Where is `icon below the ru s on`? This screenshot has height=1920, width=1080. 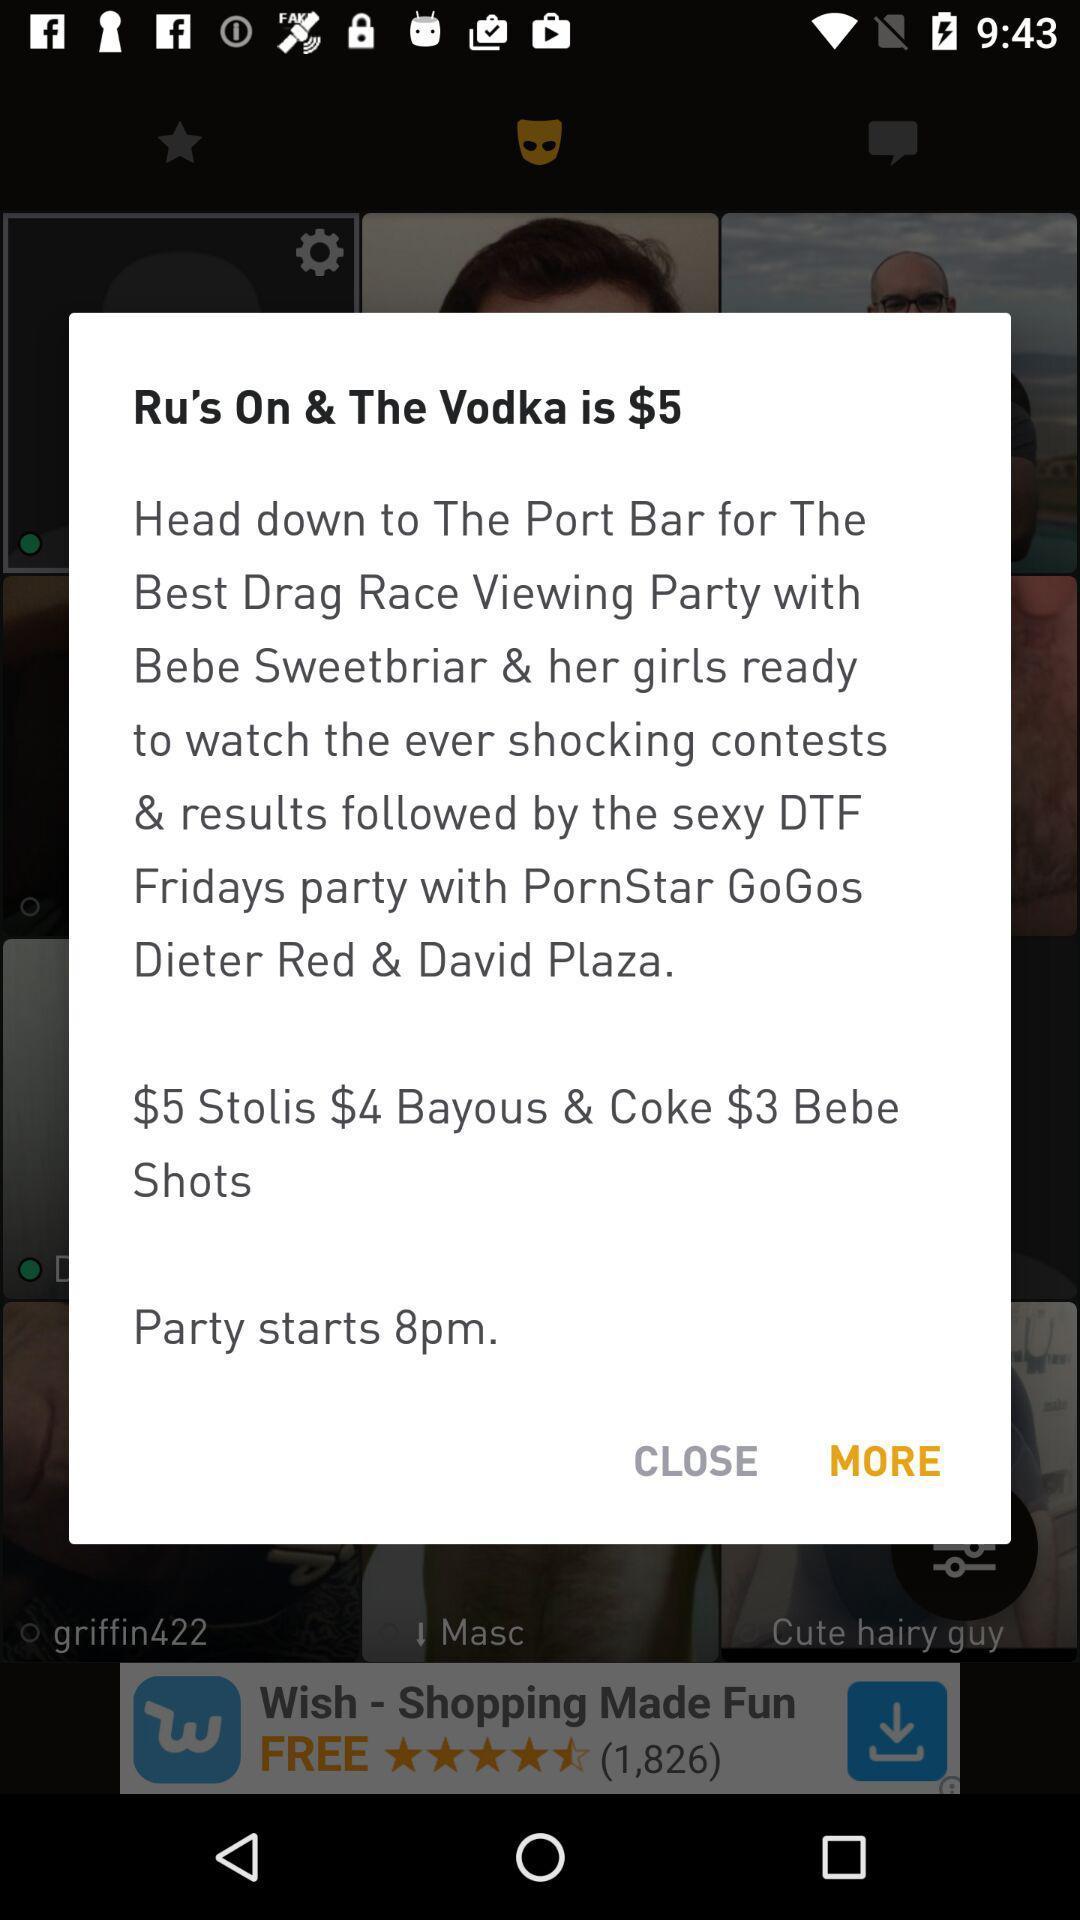
icon below the ru s on is located at coordinates (540, 920).